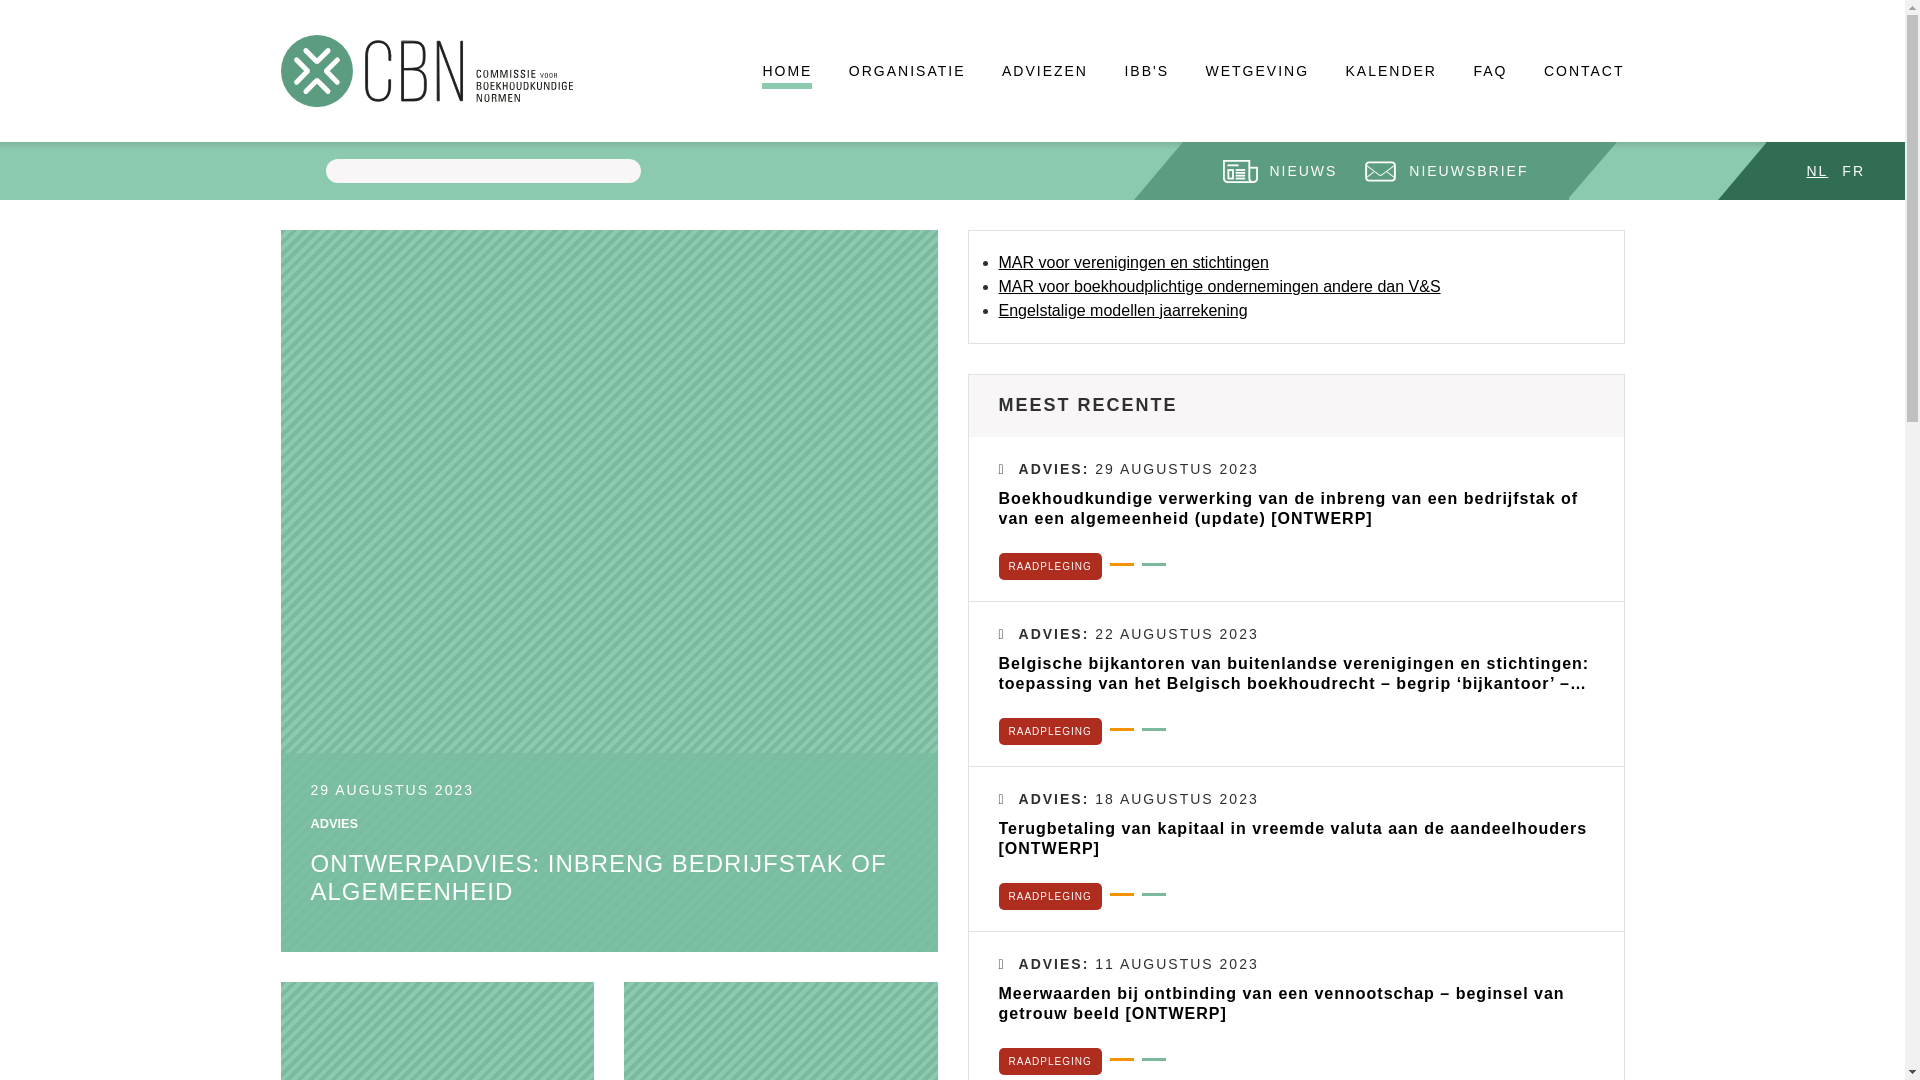  I want to click on 'NL', so click(1817, 169).